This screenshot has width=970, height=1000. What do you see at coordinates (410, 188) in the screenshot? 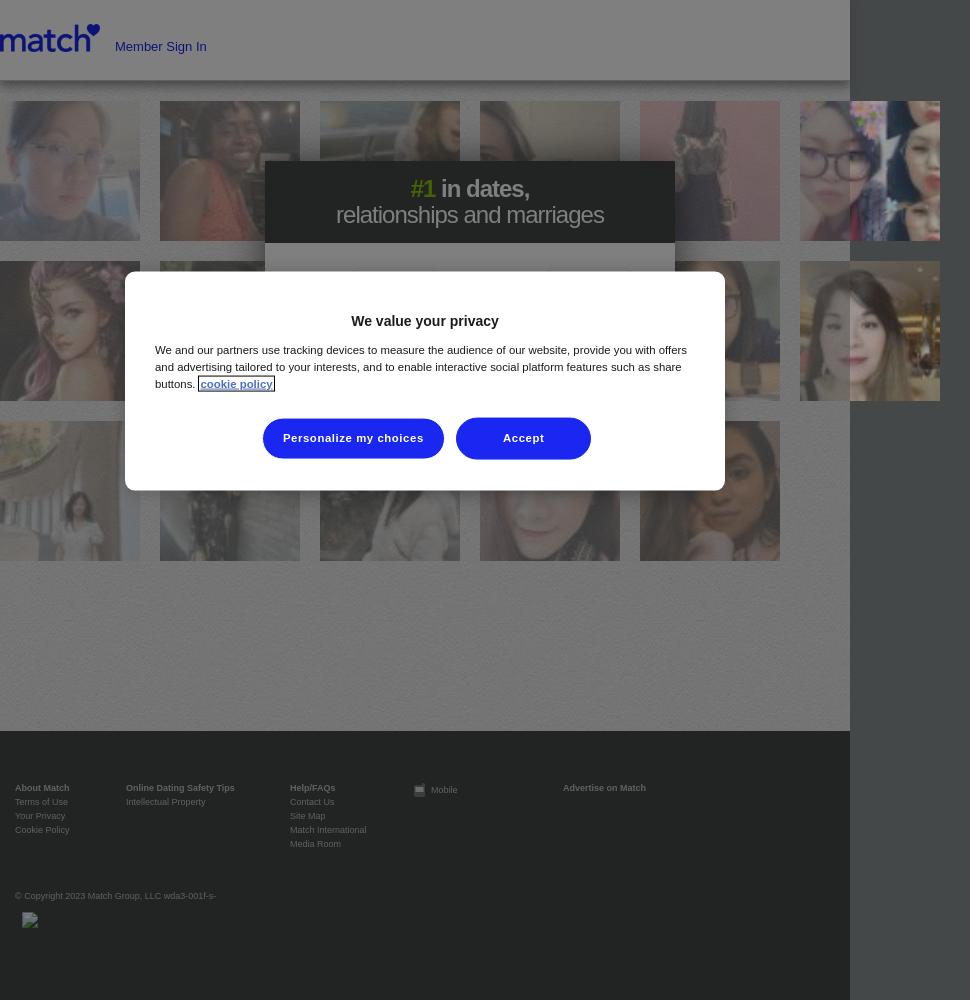
I see `'#1'` at bounding box center [410, 188].